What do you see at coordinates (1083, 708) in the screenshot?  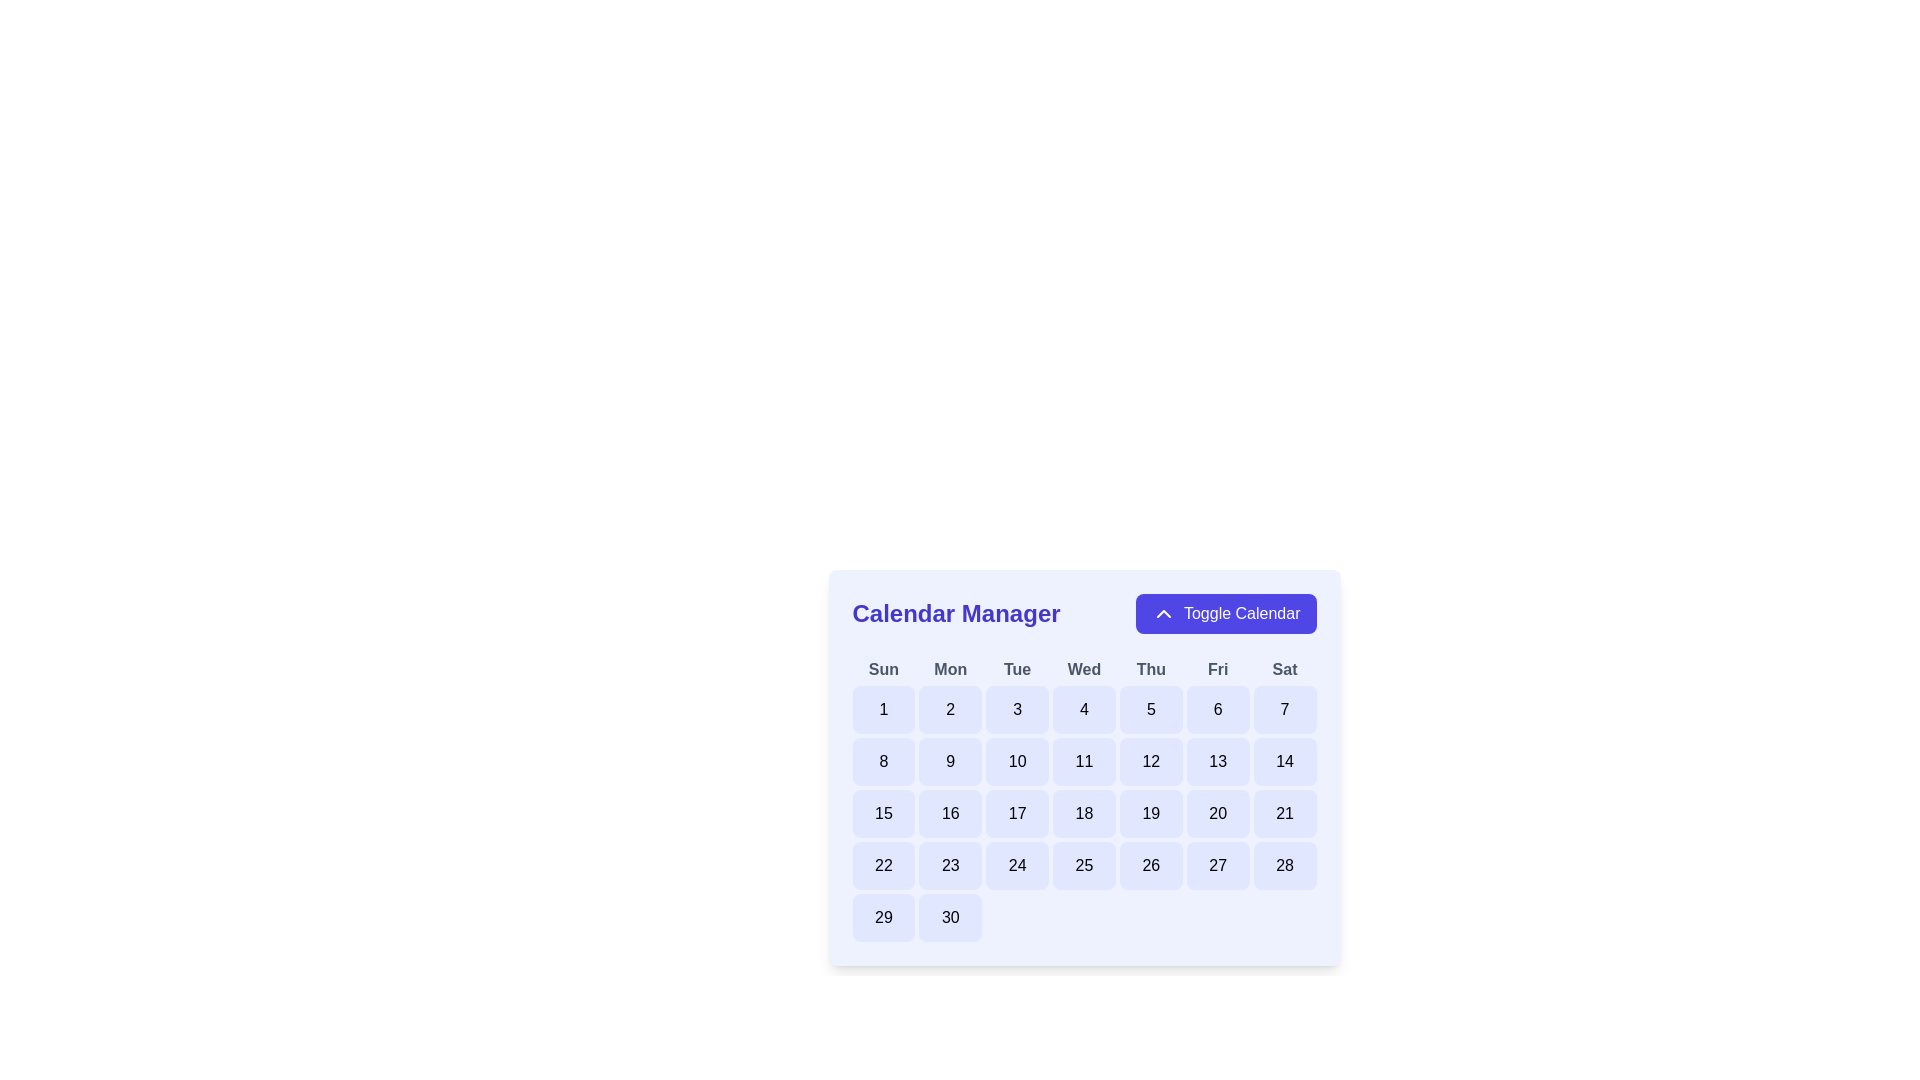 I see `the button displaying the number '4'` at bounding box center [1083, 708].